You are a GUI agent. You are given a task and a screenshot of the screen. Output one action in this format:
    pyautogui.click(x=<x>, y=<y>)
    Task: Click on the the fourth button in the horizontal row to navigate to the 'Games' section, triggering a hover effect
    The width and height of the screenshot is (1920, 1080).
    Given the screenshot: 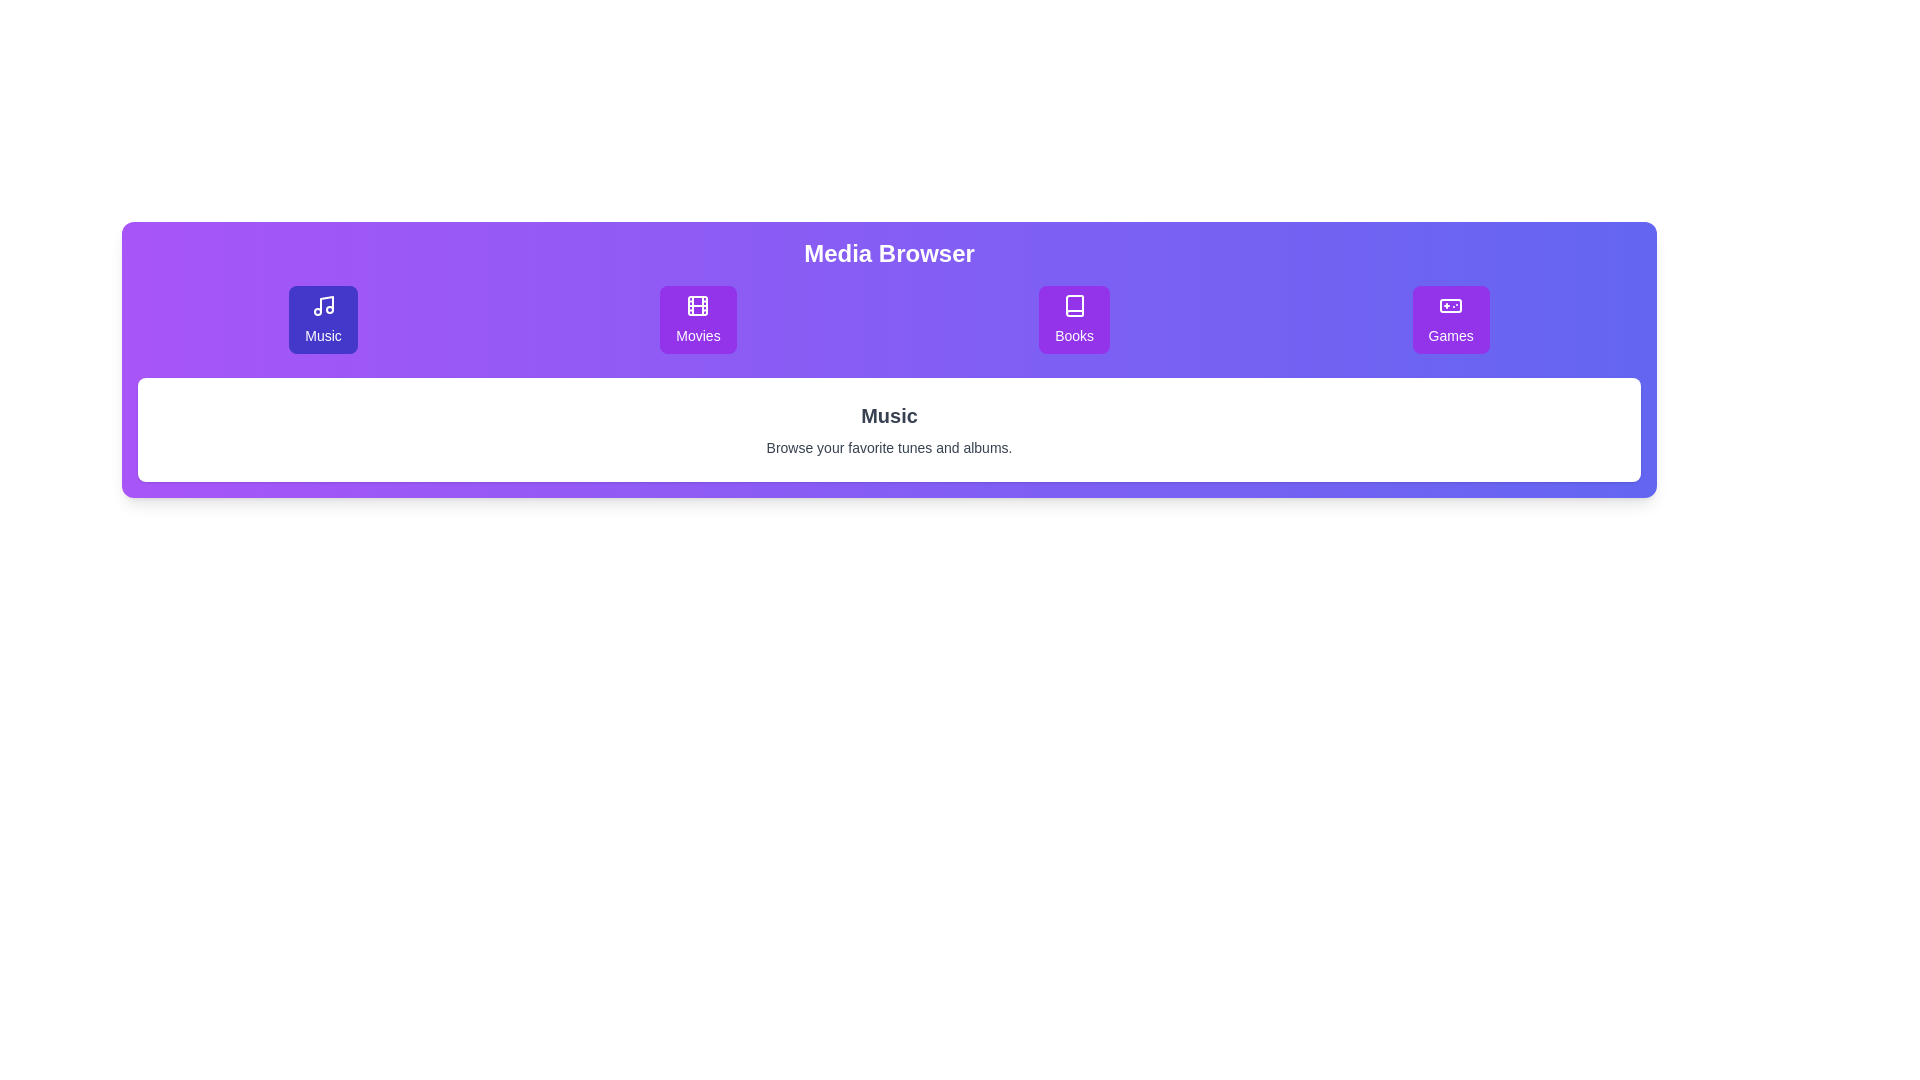 What is the action you would take?
    pyautogui.click(x=1451, y=319)
    